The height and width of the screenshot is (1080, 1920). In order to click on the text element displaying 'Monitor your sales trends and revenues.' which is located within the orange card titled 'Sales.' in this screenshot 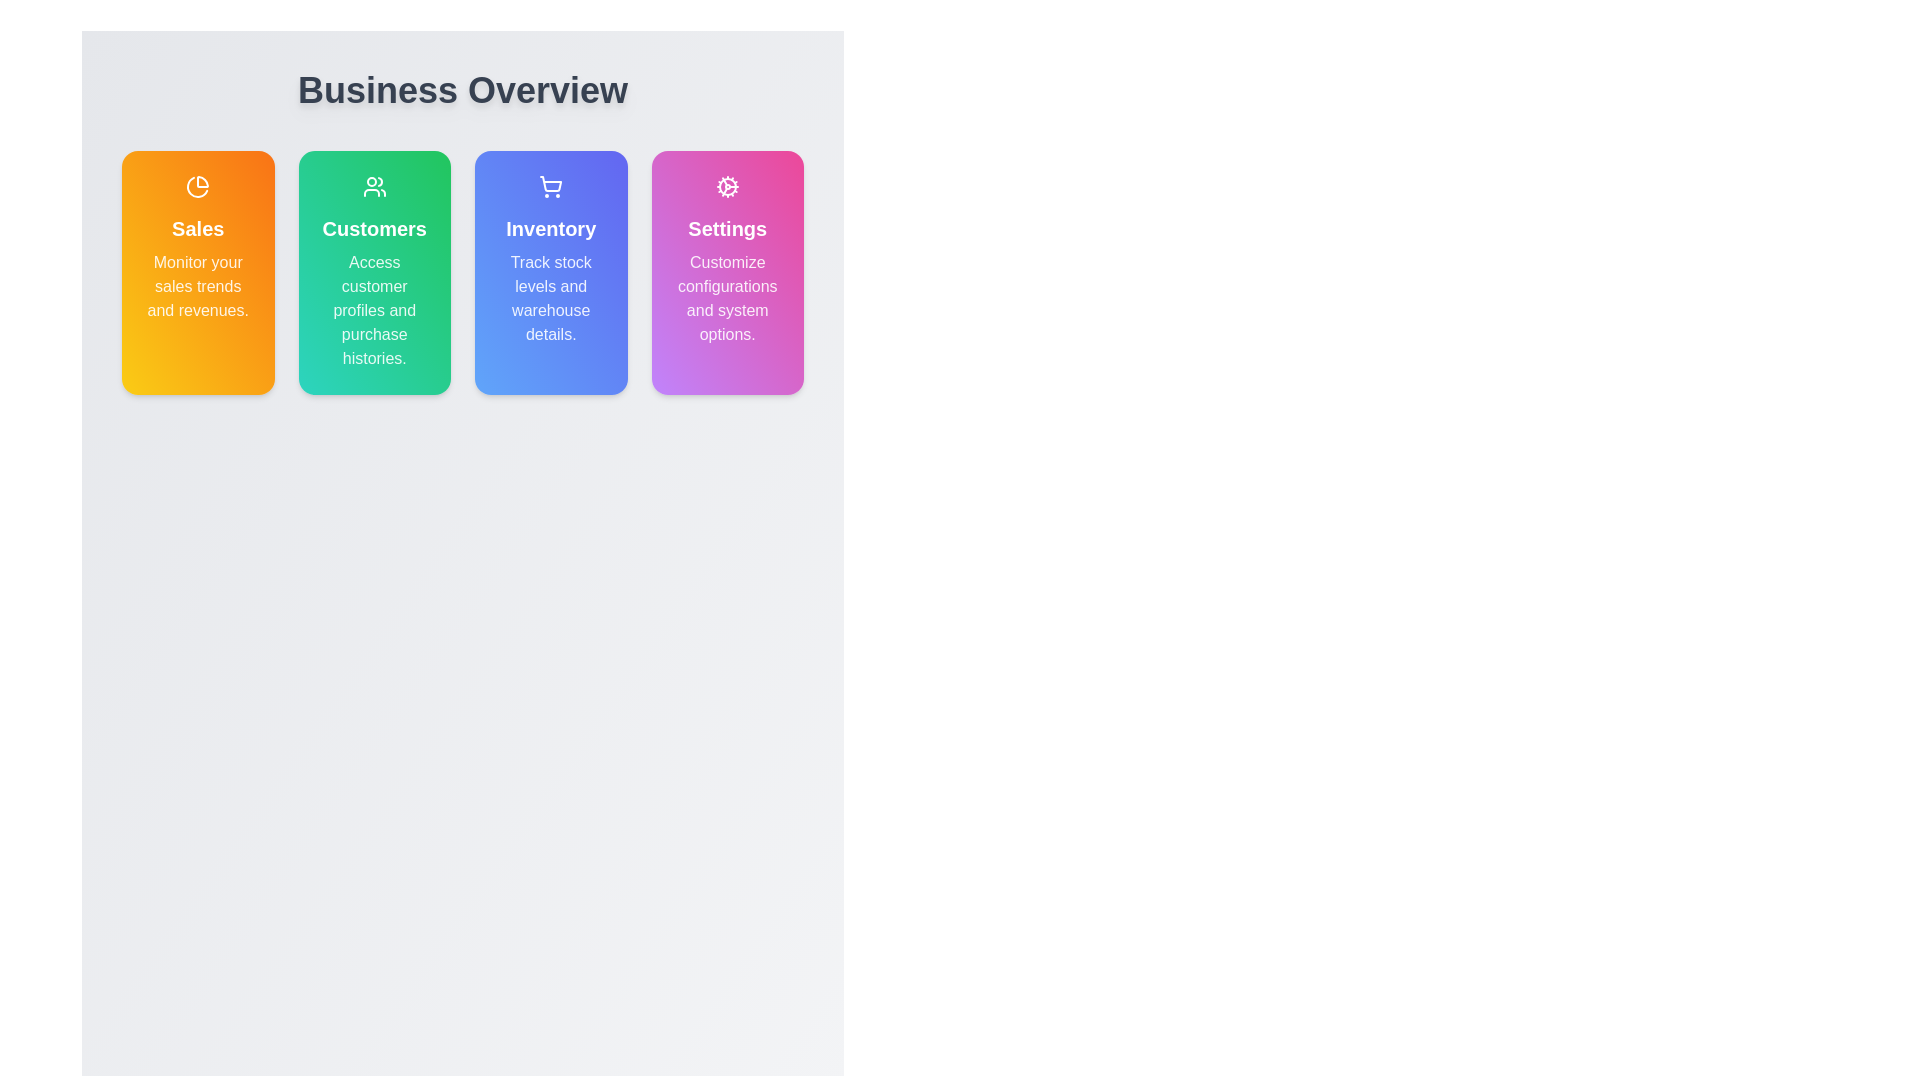, I will do `click(198, 286)`.